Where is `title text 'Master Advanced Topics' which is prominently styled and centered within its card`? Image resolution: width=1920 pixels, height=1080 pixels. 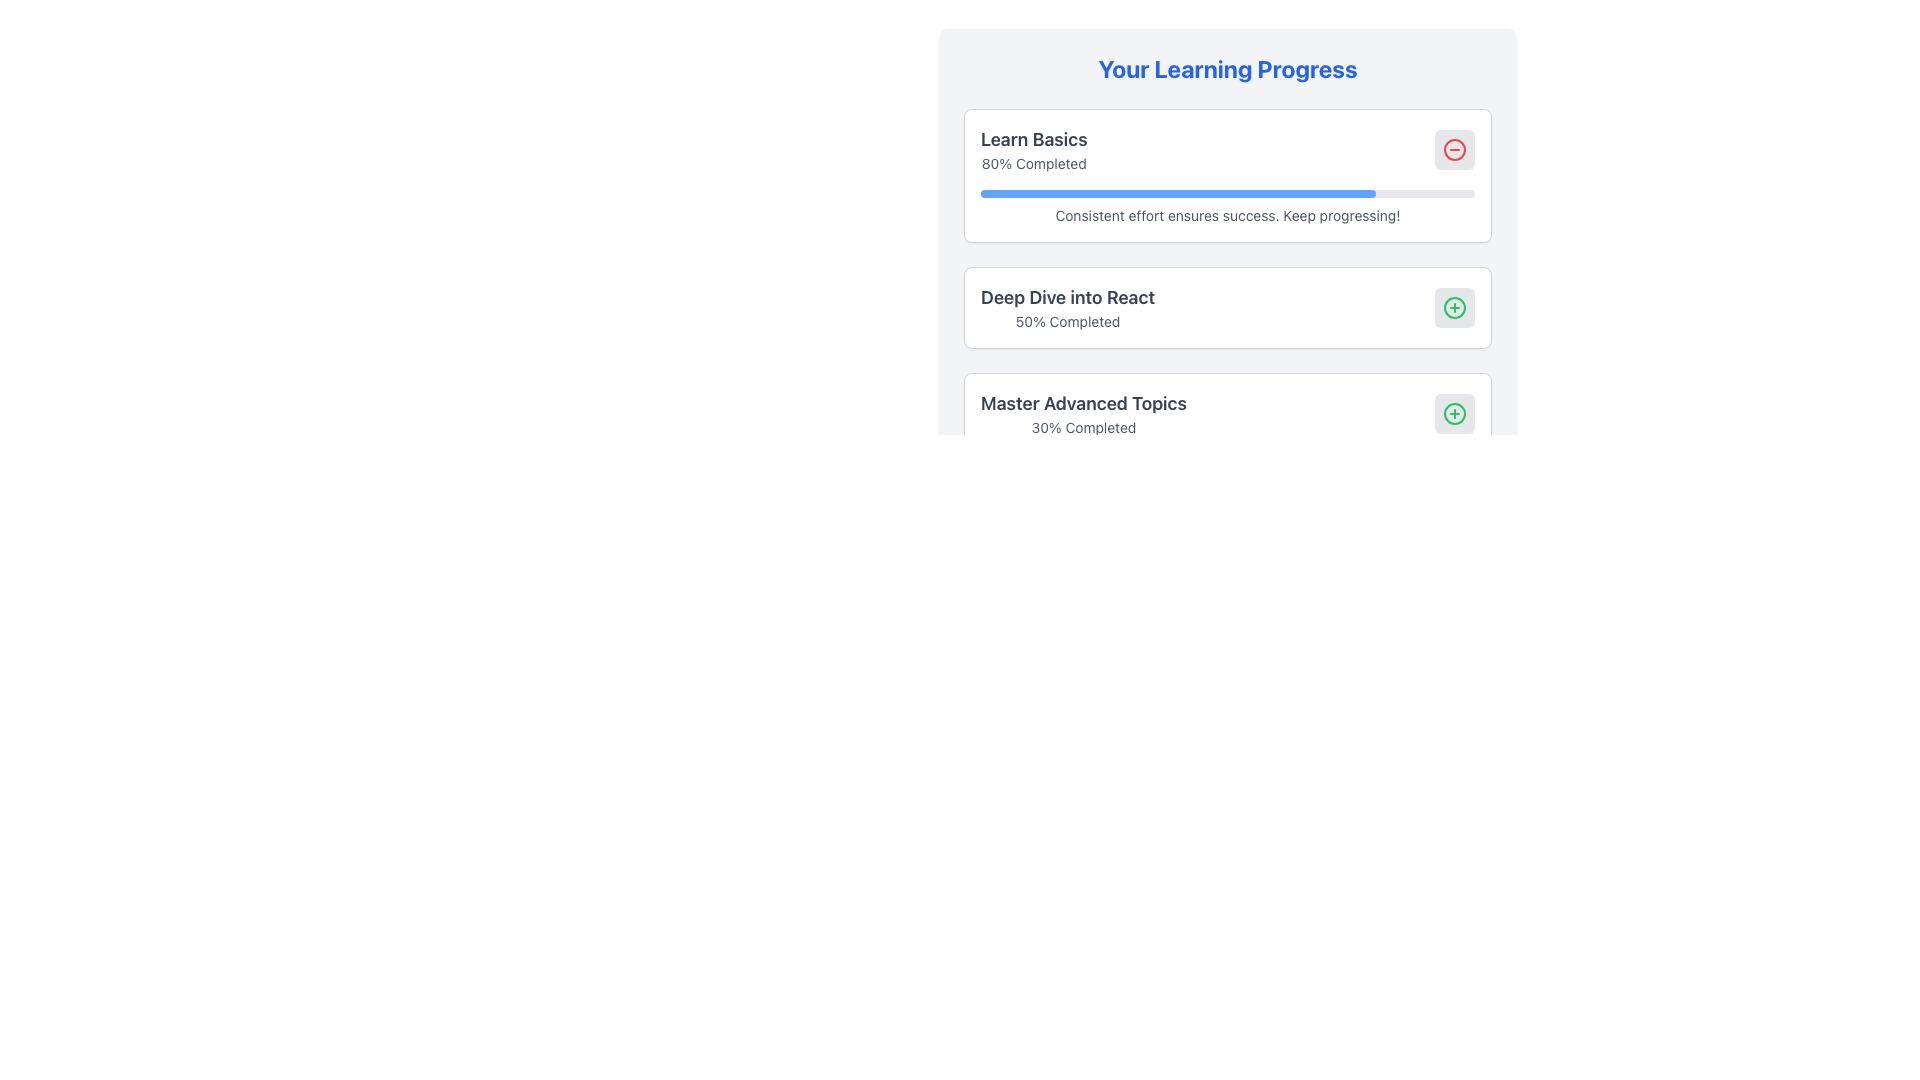
title text 'Master Advanced Topics' which is prominently styled and centered within its card is located at coordinates (1083, 404).